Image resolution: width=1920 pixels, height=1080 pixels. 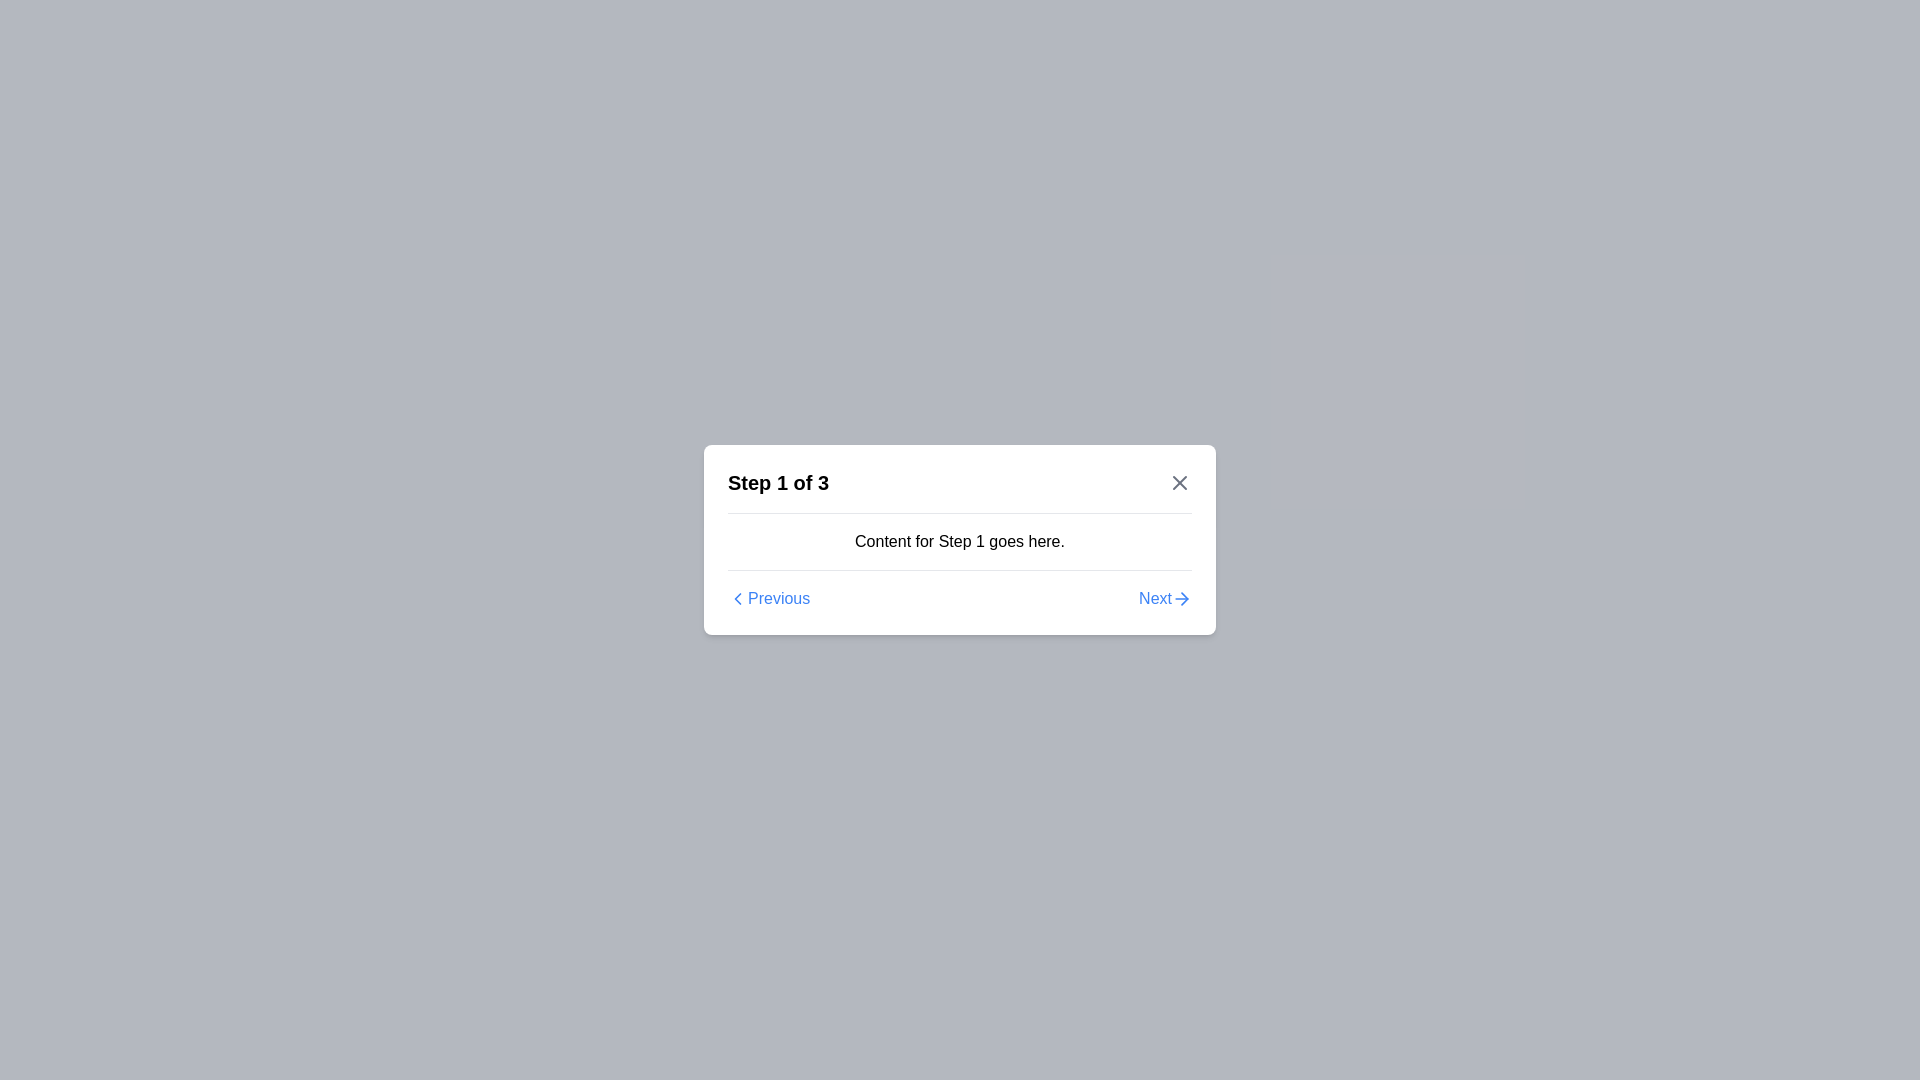 I want to click on the 'Previous' button located in the bottom-left corner of the dialog interface, so click(x=768, y=597).